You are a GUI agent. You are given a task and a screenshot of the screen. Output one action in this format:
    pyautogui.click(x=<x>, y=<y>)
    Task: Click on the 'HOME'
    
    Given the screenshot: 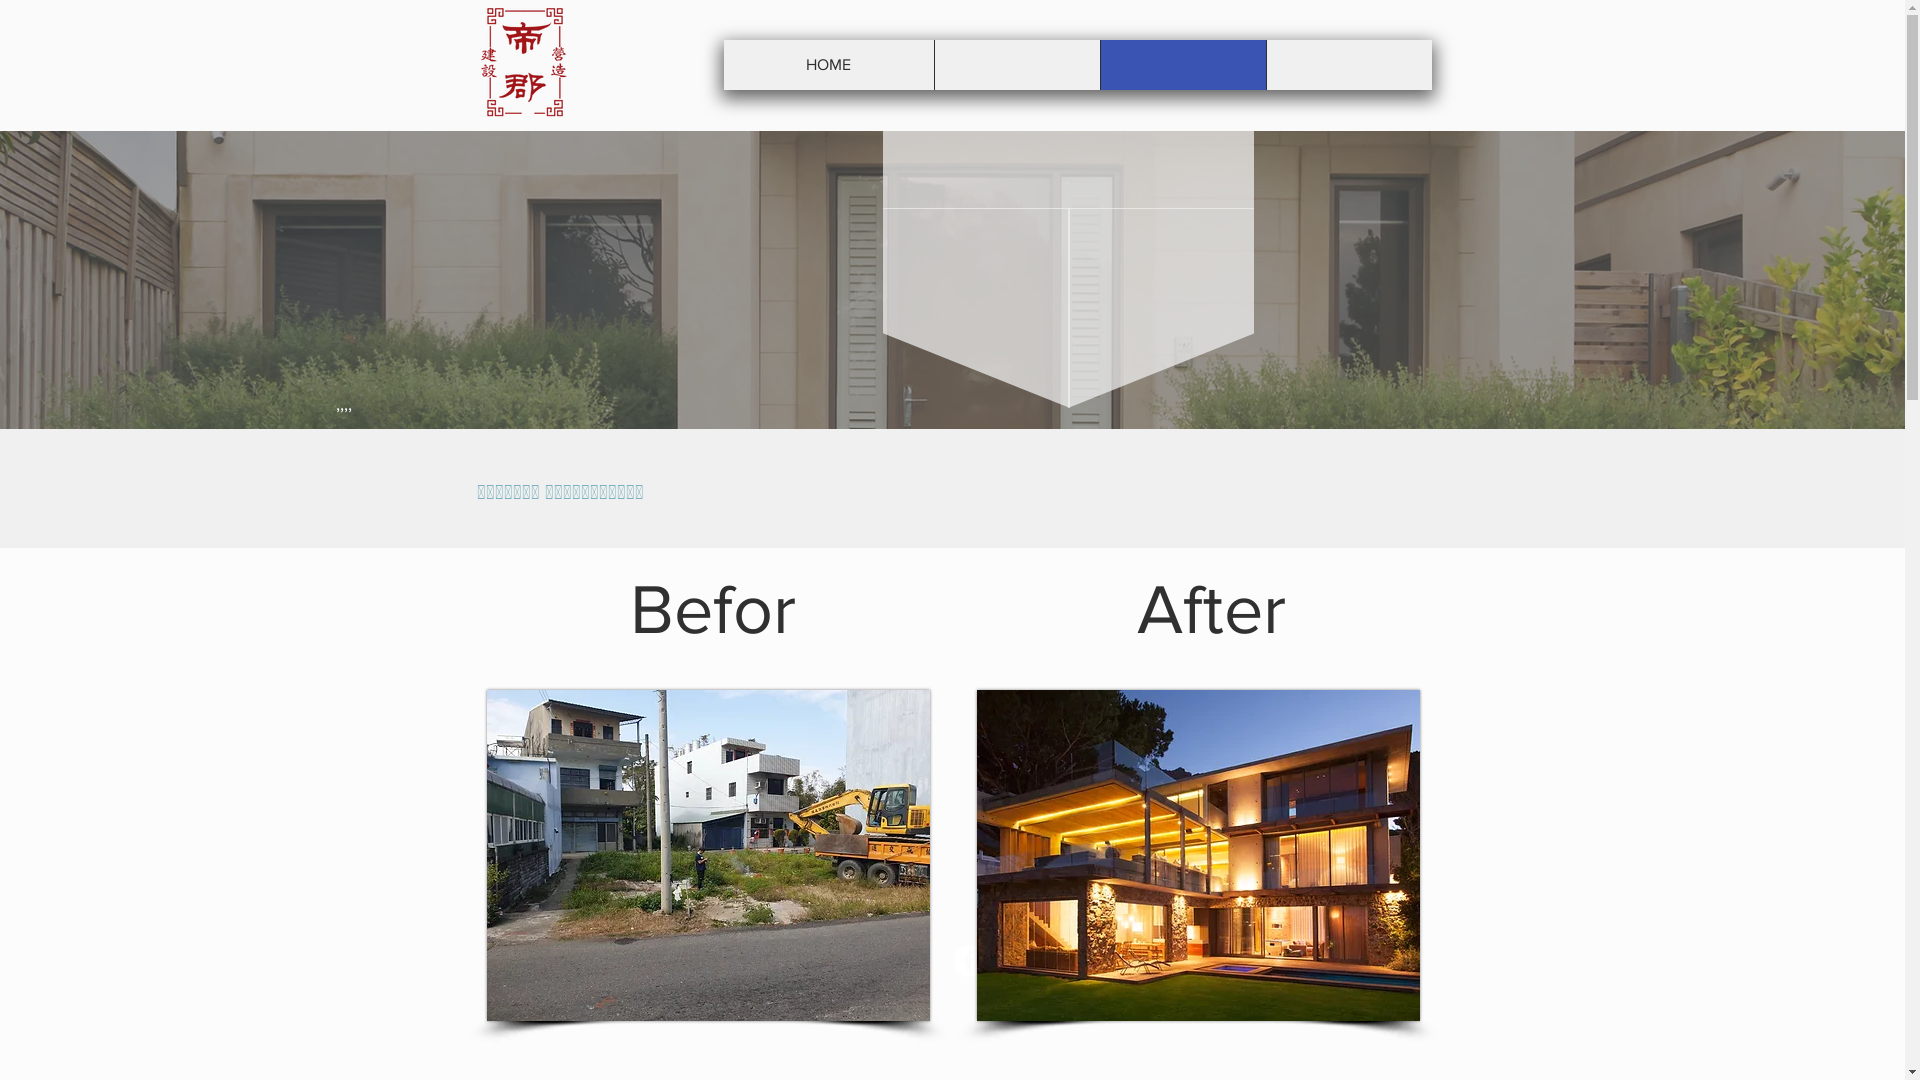 What is the action you would take?
    pyautogui.click(x=829, y=64)
    